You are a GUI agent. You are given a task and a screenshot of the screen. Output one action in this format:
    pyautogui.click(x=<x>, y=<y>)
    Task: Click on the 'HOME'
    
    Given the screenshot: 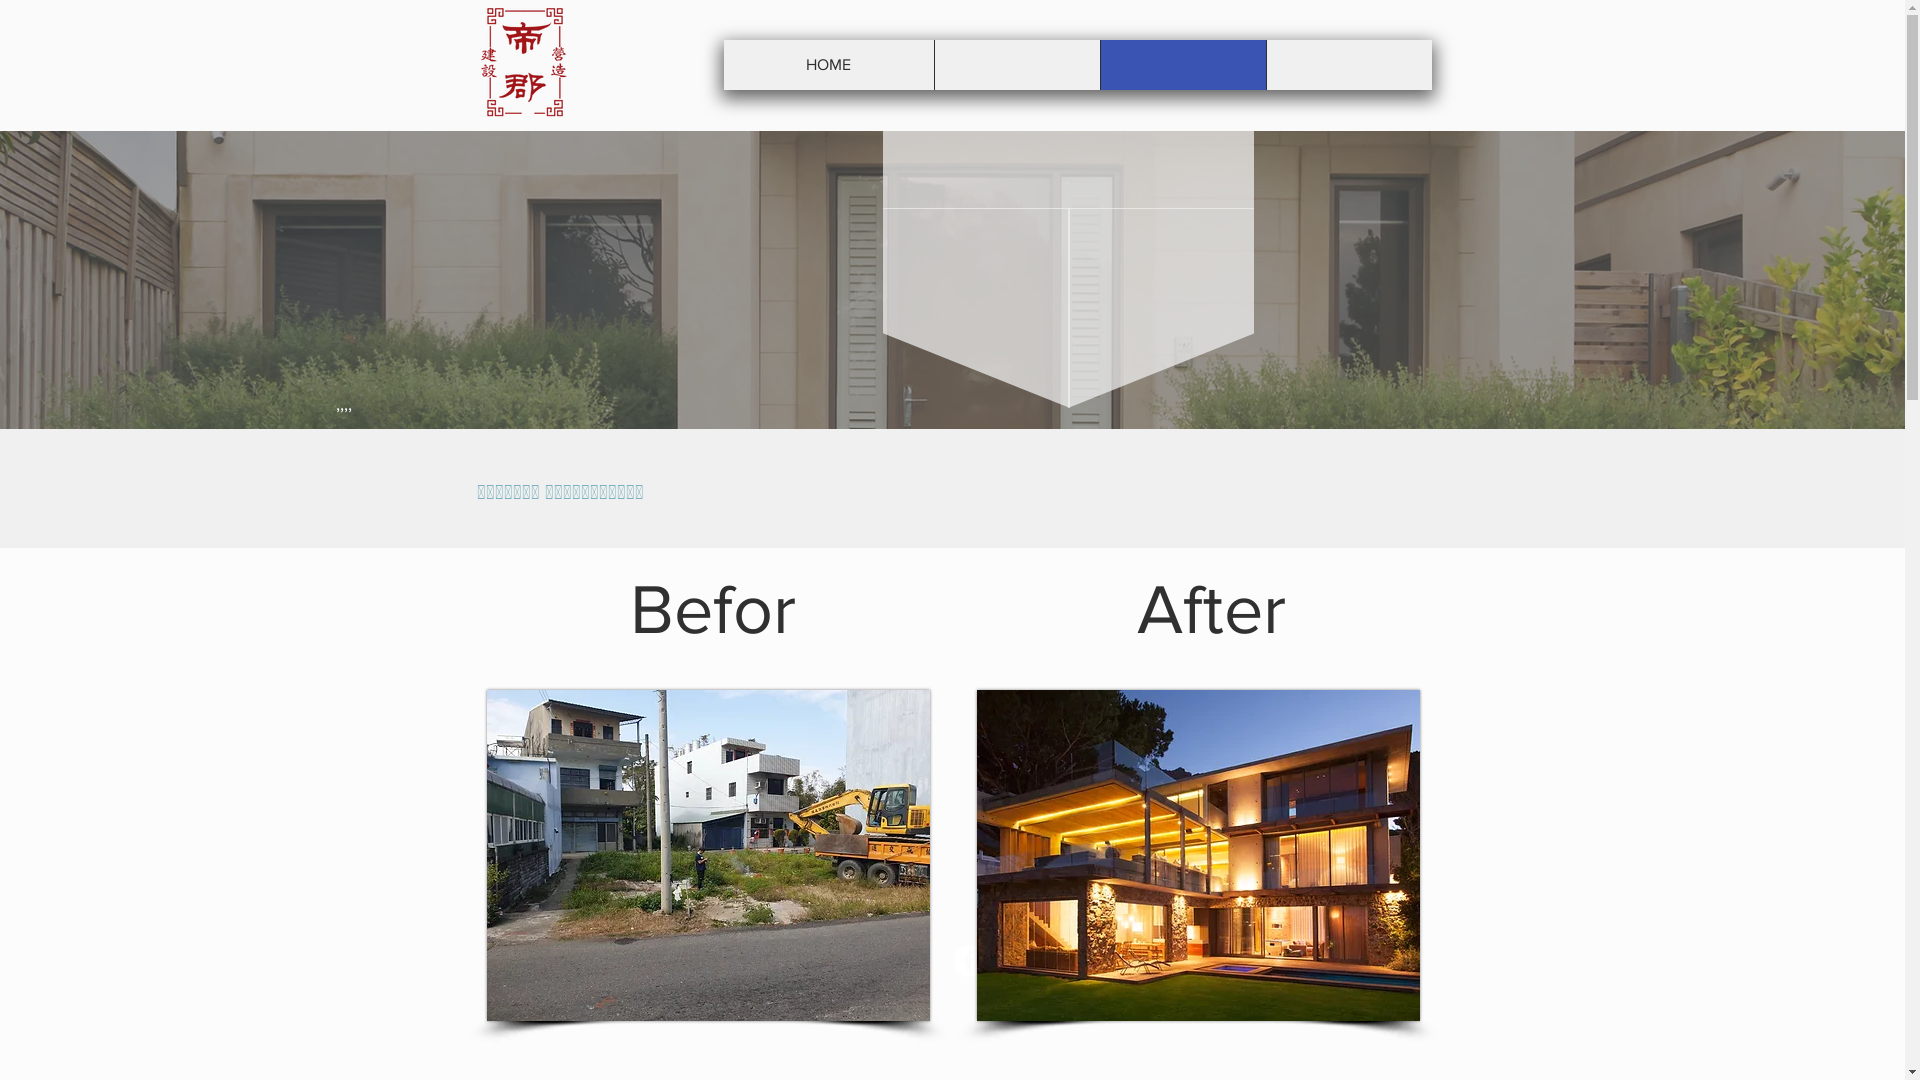 What is the action you would take?
    pyautogui.click(x=829, y=64)
    